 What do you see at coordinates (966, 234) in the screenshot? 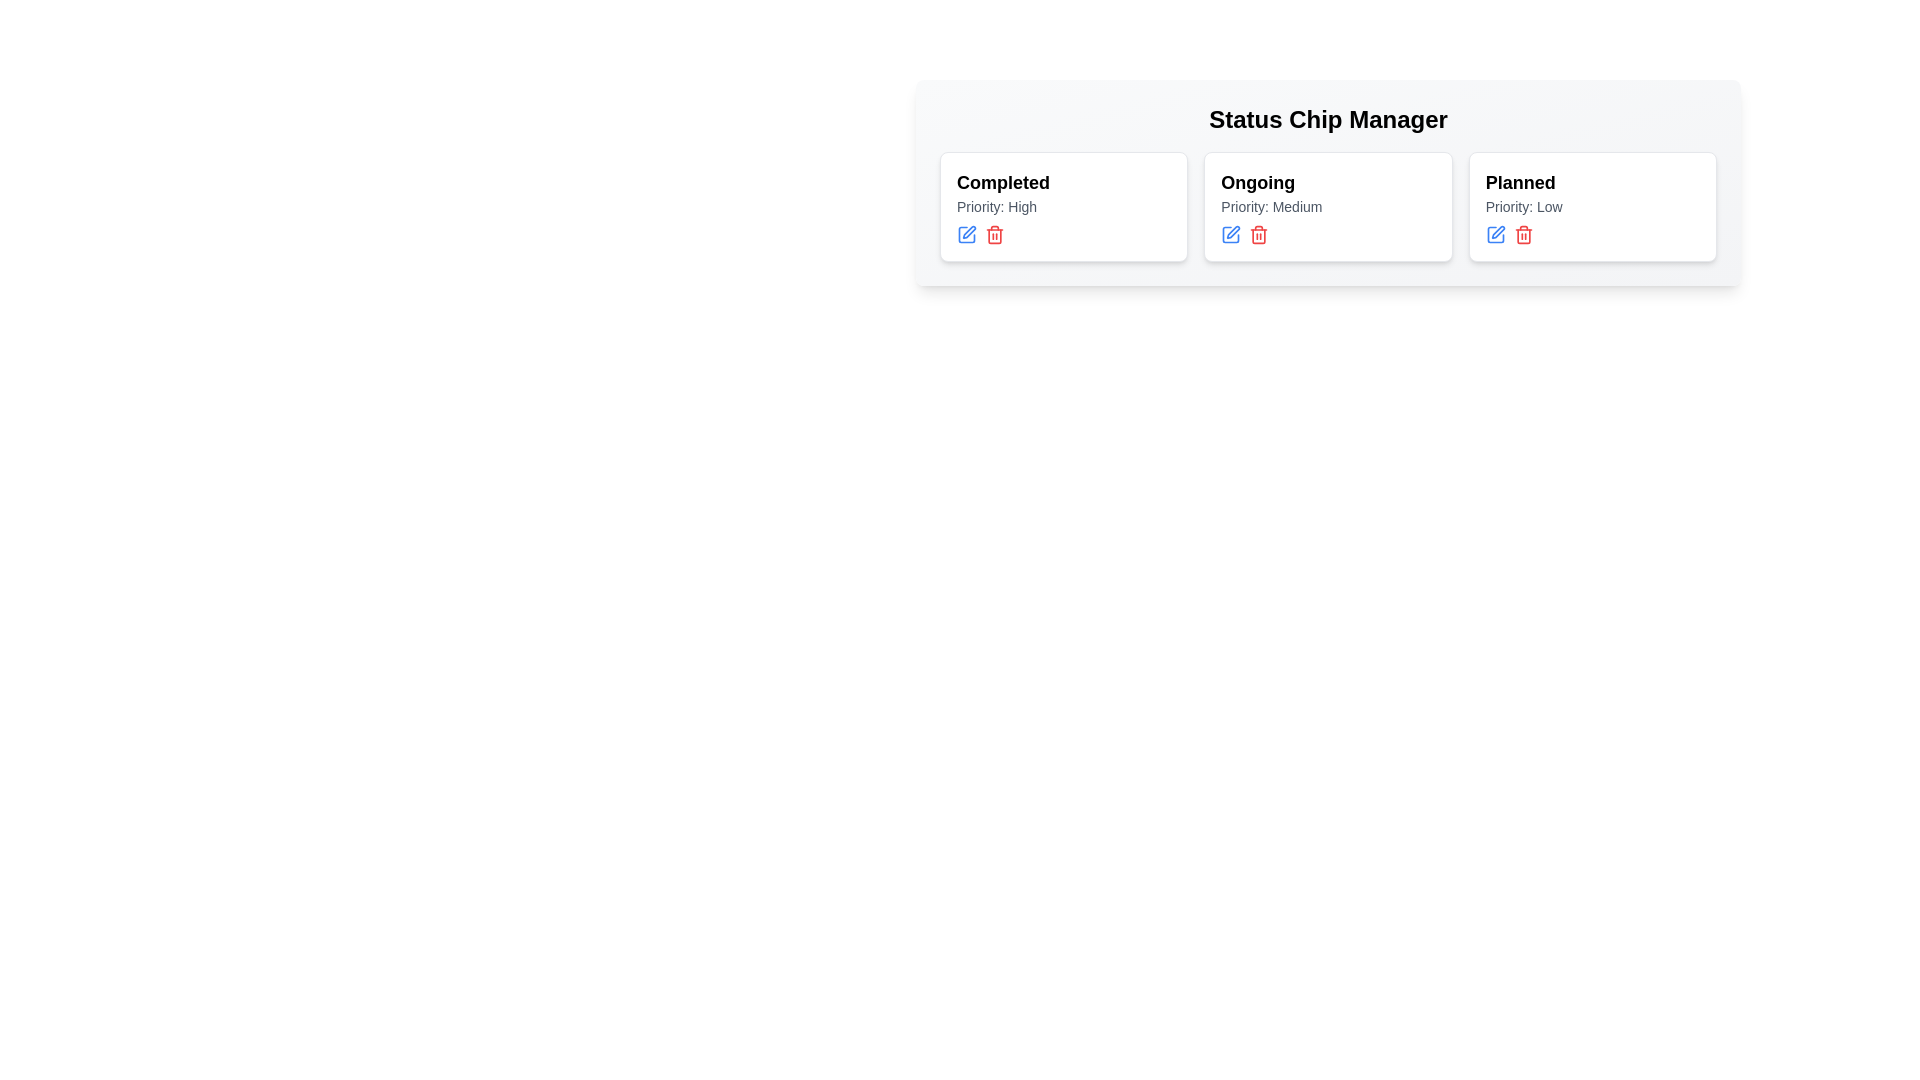
I see `edit button for the chip labeled Completed` at bounding box center [966, 234].